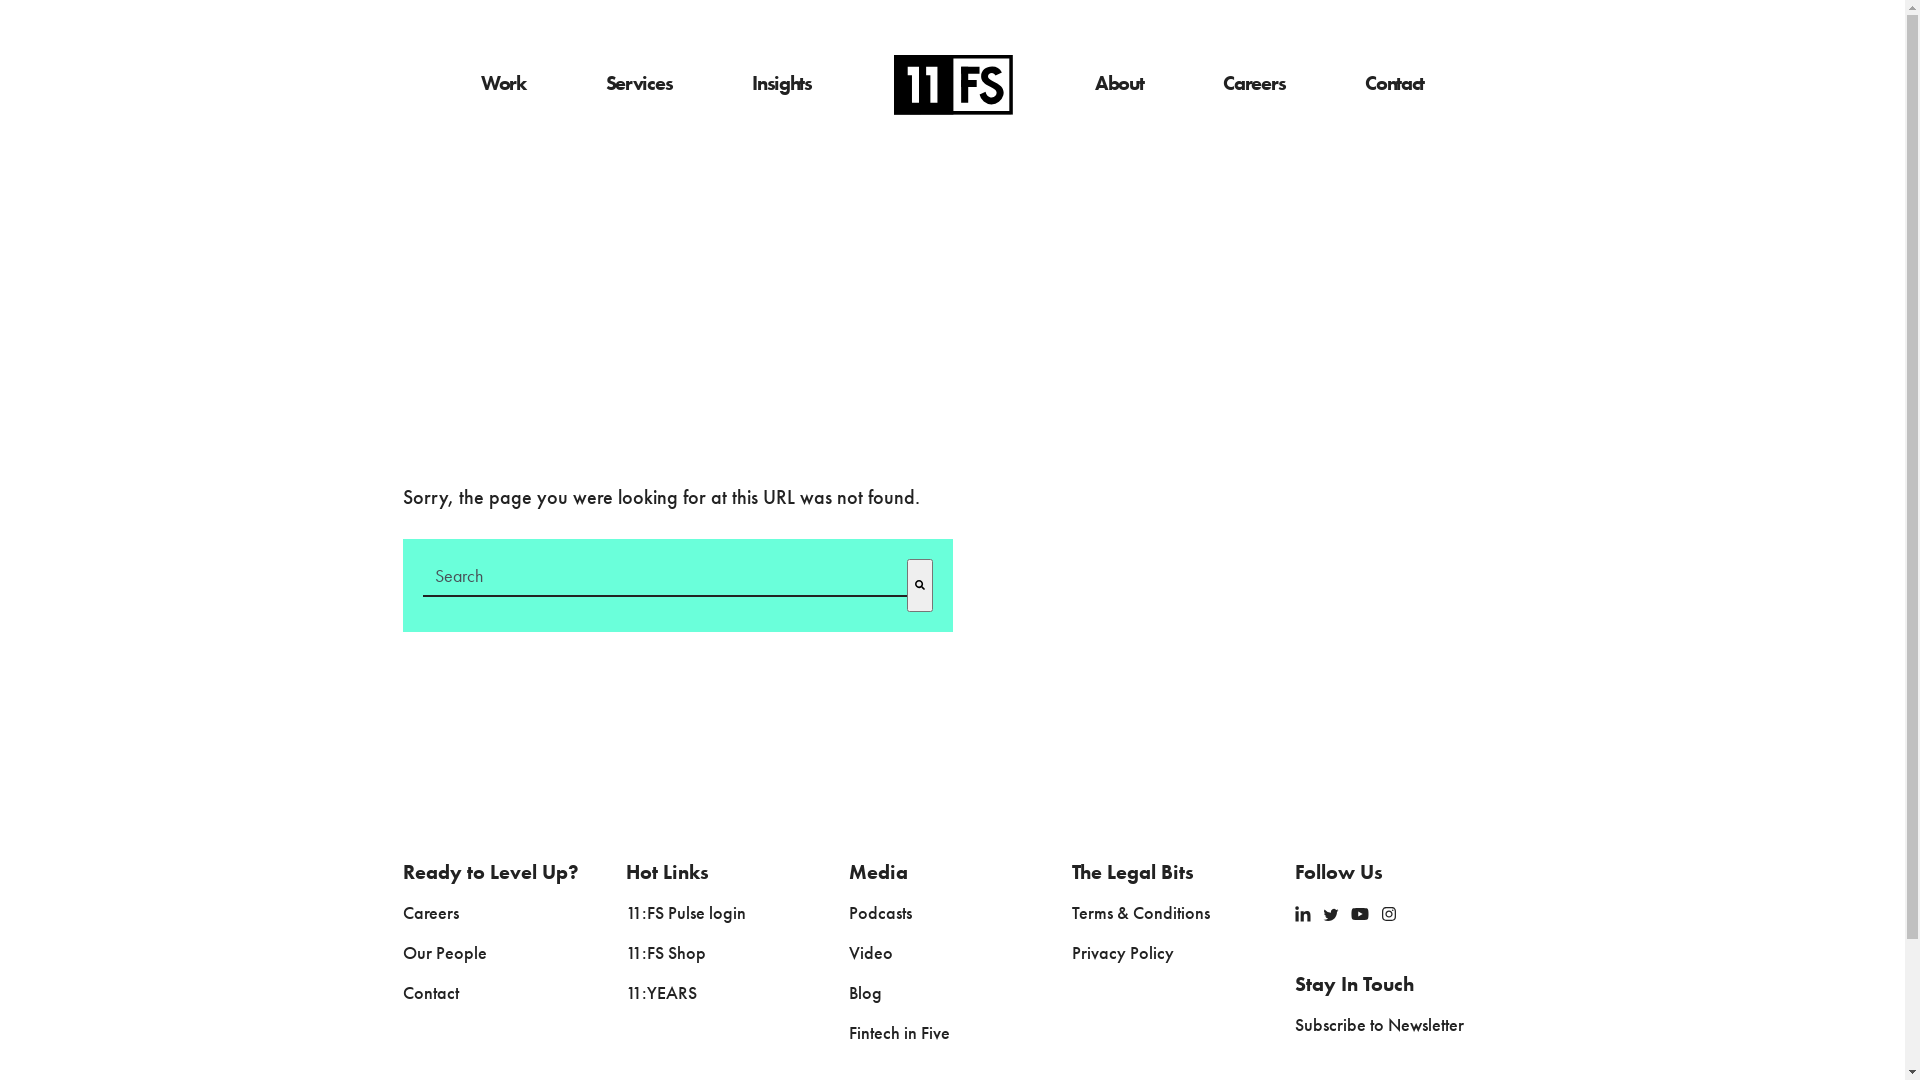 Image resolution: width=1920 pixels, height=1080 pixels. What do you see at coordinates (1330, 914) in the screenshot?
I see `'Twitter'` at bounding box center [1330, 914].